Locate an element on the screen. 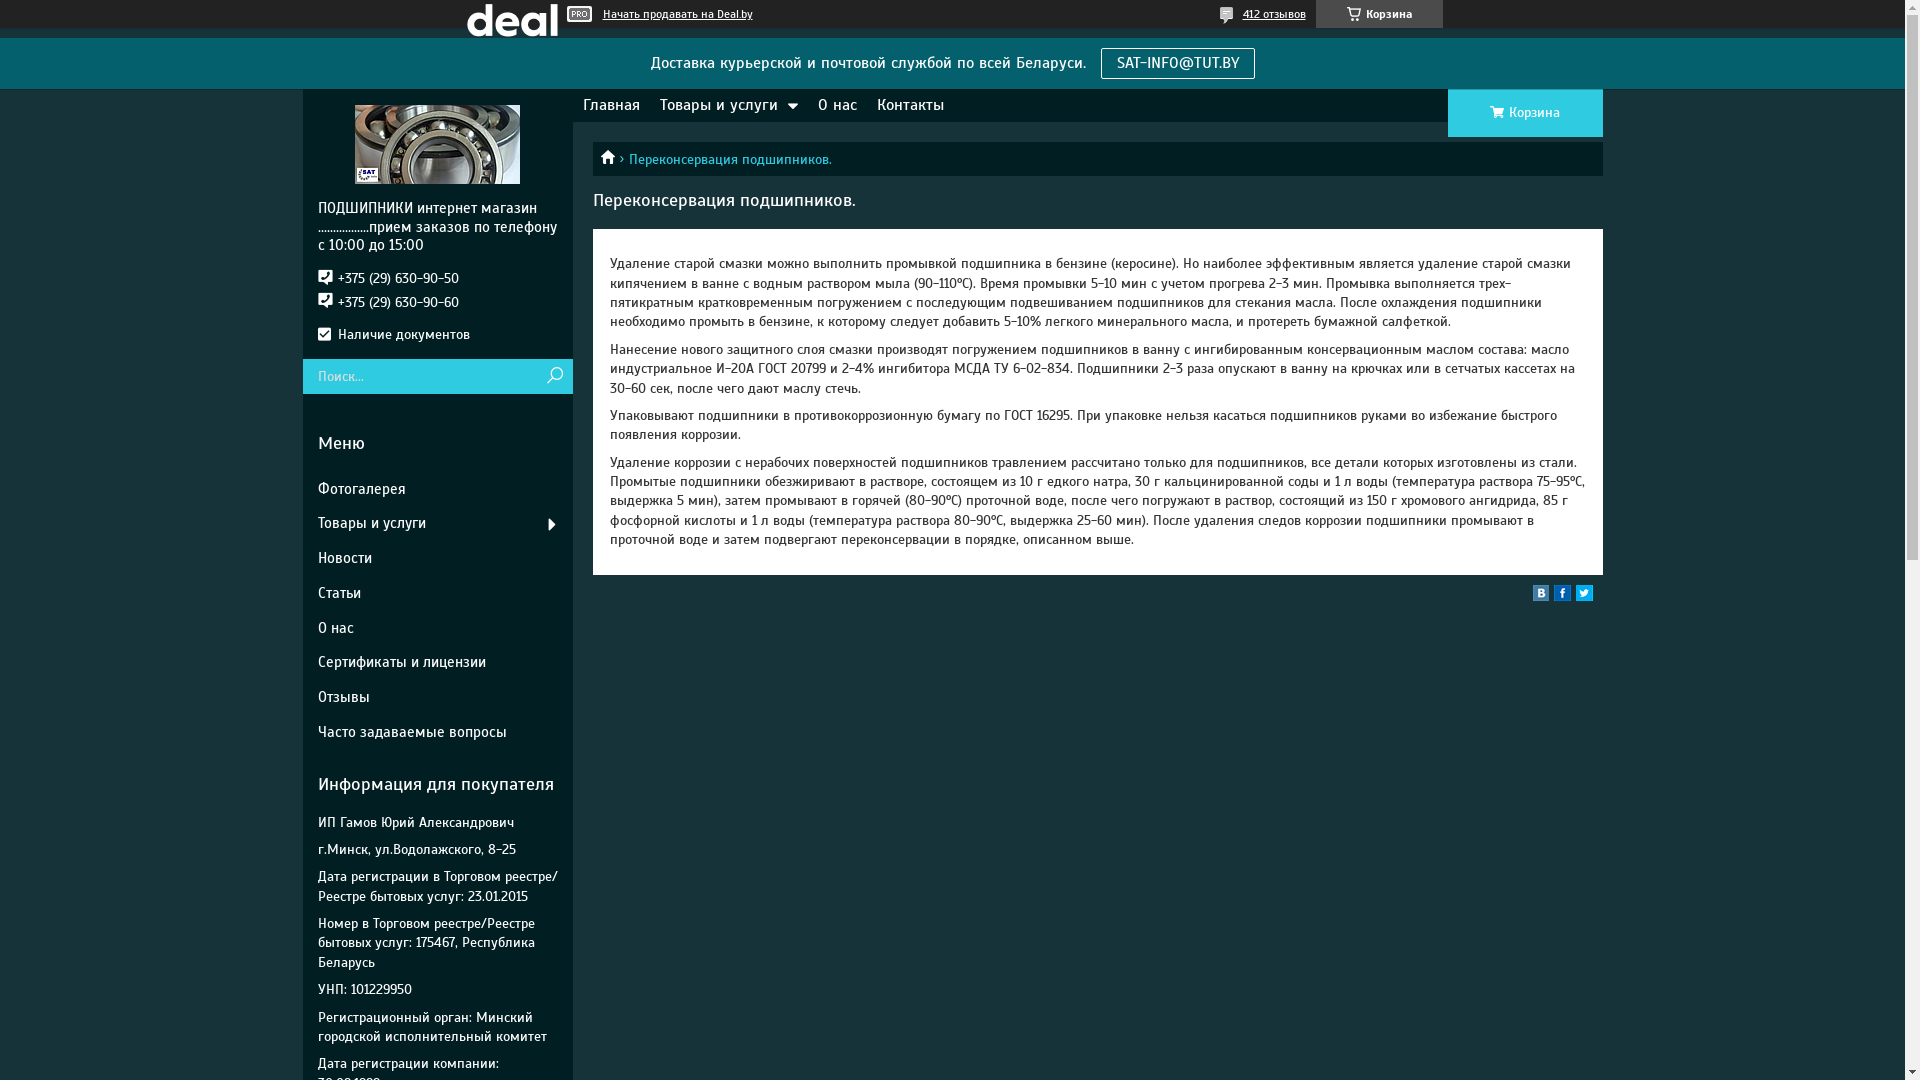 The height and width of the screenshot is (1080, 1920). 'facebook' is located at coordinates (1561, 595).